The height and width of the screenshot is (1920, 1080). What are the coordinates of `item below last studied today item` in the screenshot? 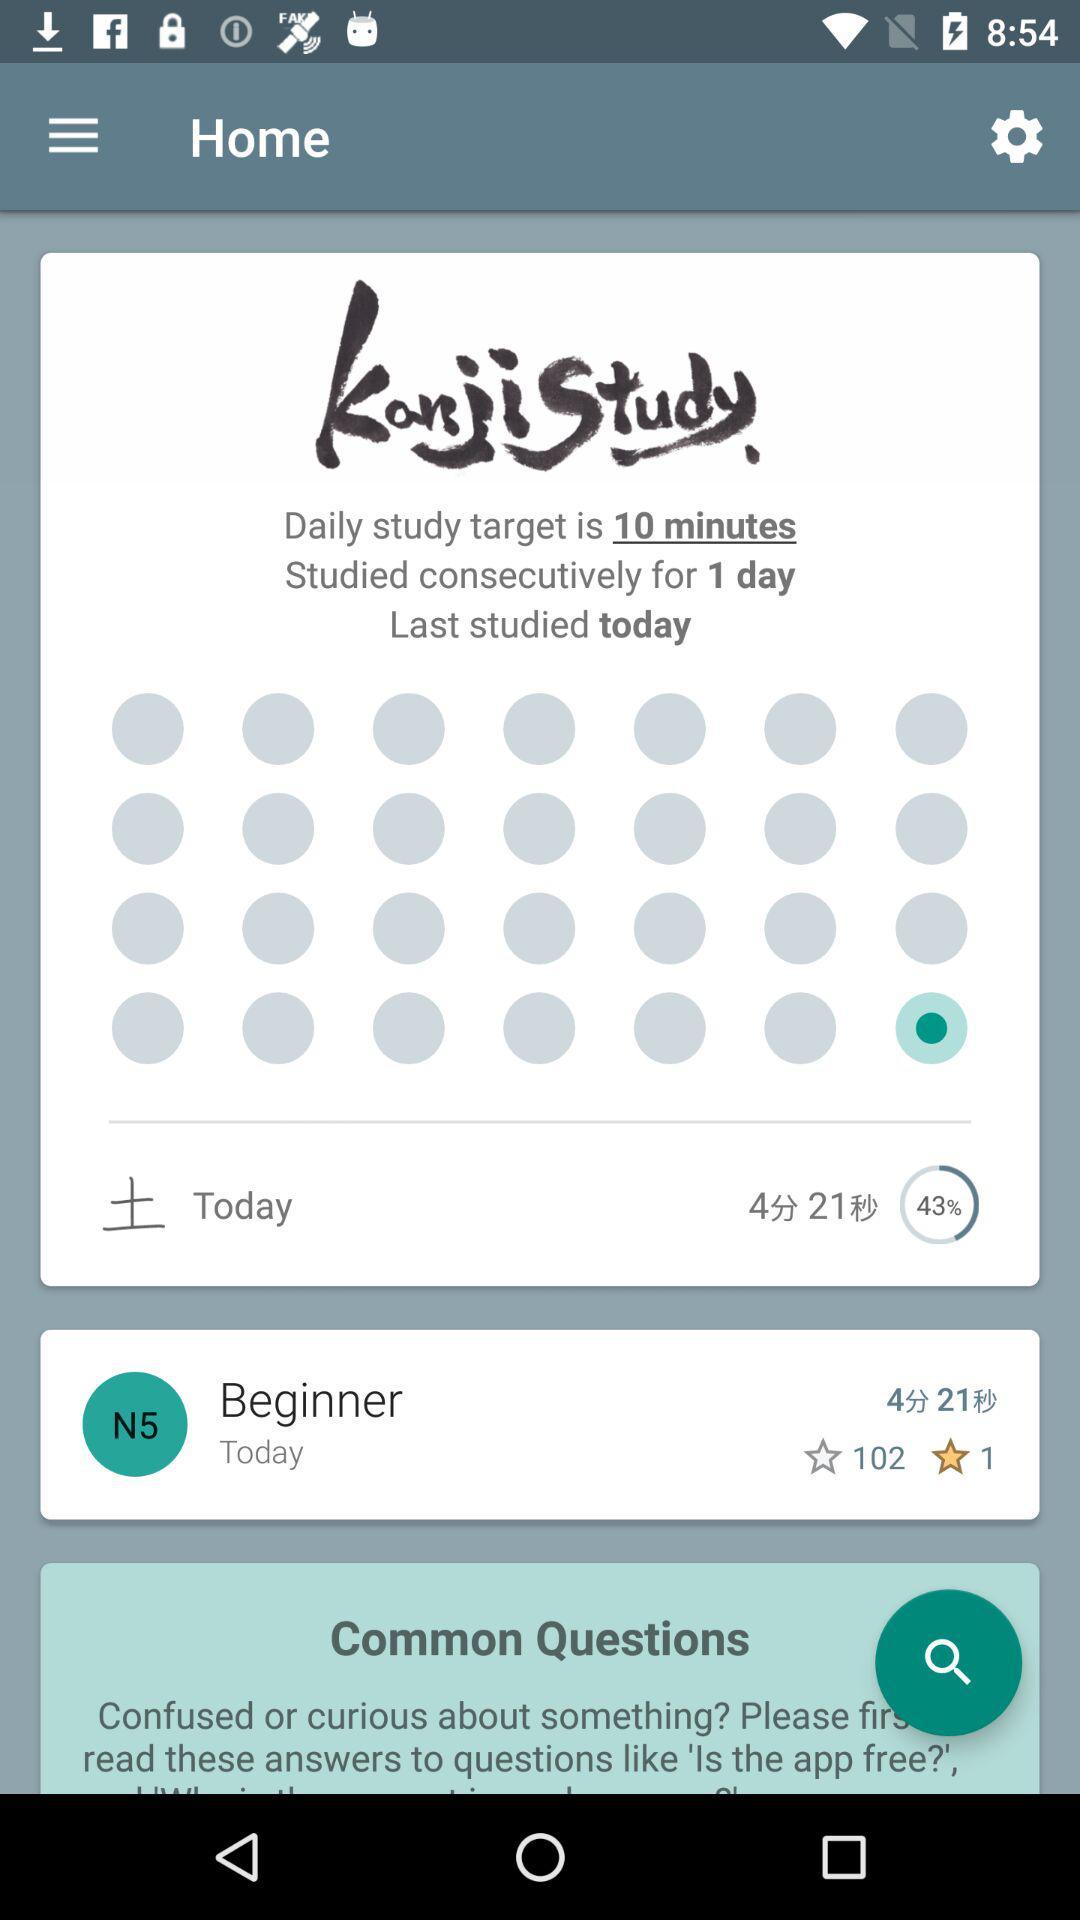 It's located at (799, 728).